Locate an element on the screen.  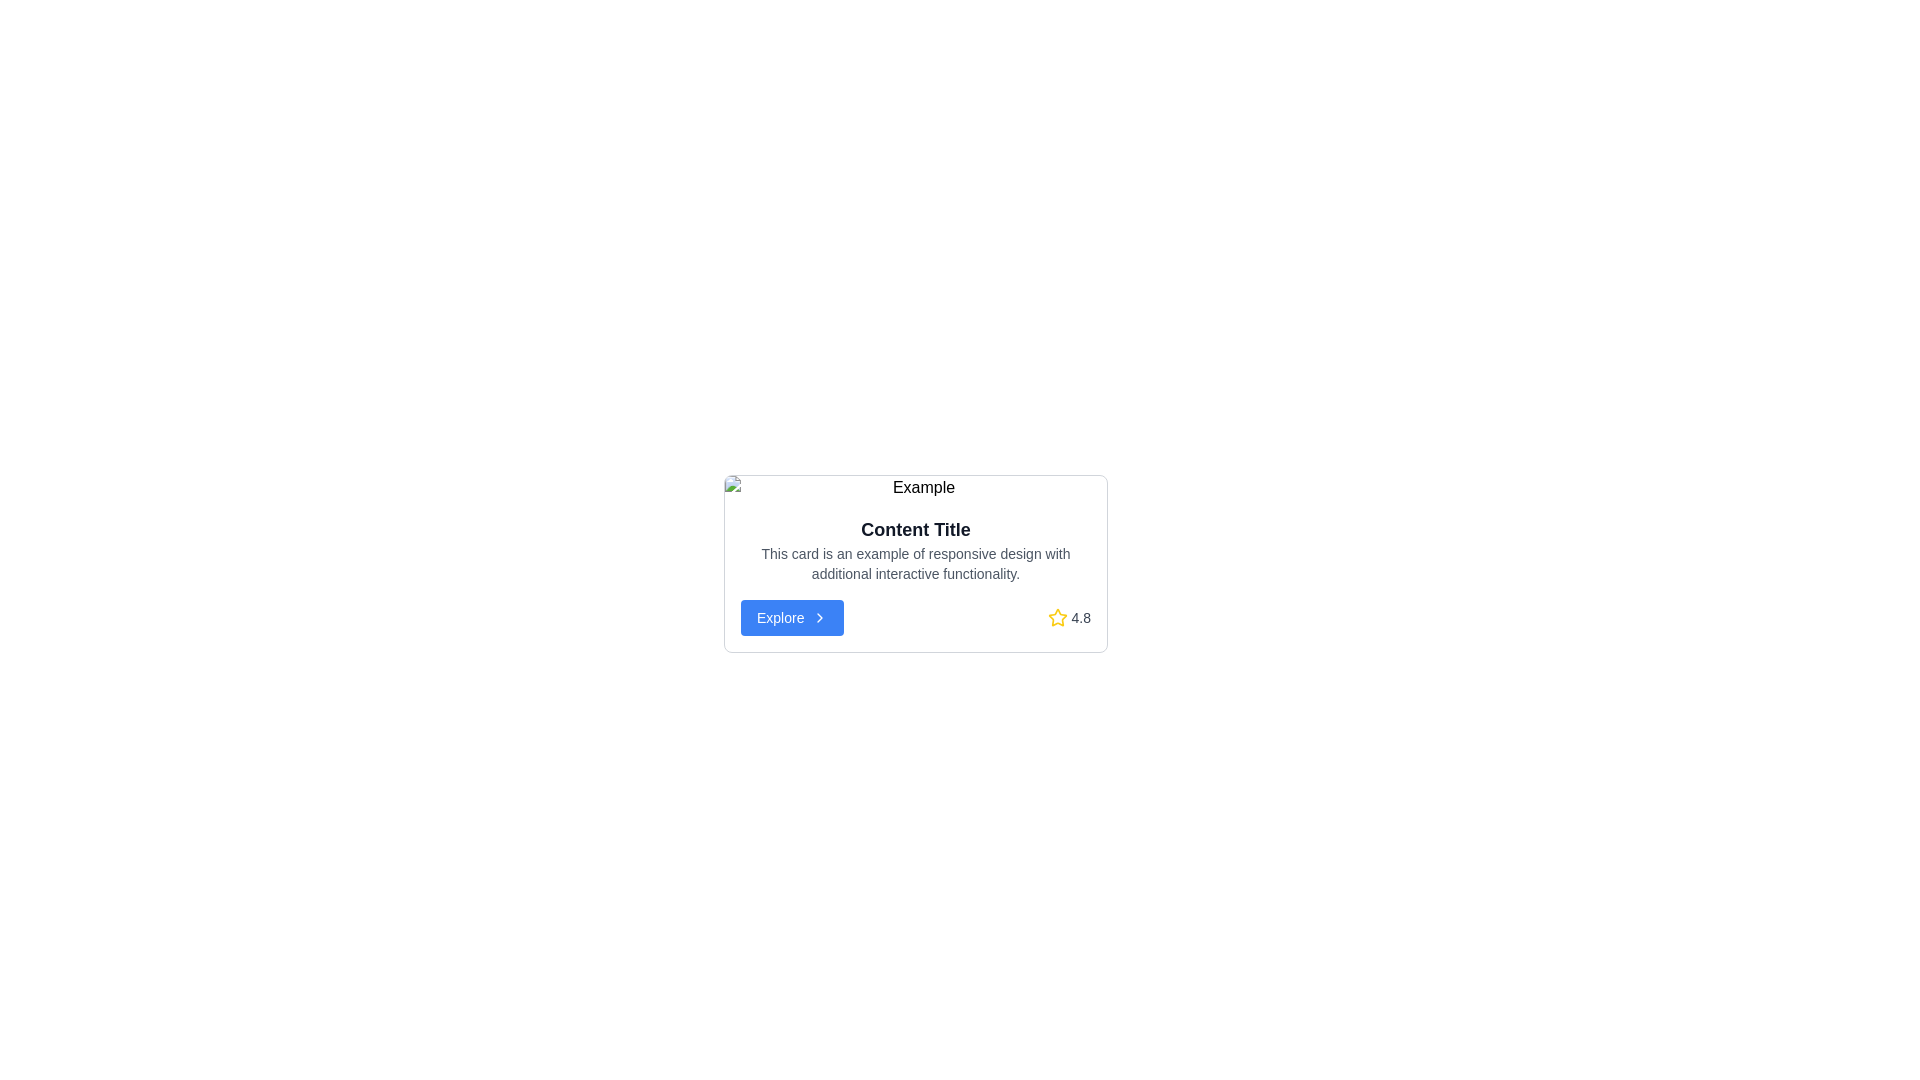
the numerical rating display component showing '4.8', which is positioned to the right of a yellow star icon in the bottom right corner of the card component is located at coordinates (1080, 616).